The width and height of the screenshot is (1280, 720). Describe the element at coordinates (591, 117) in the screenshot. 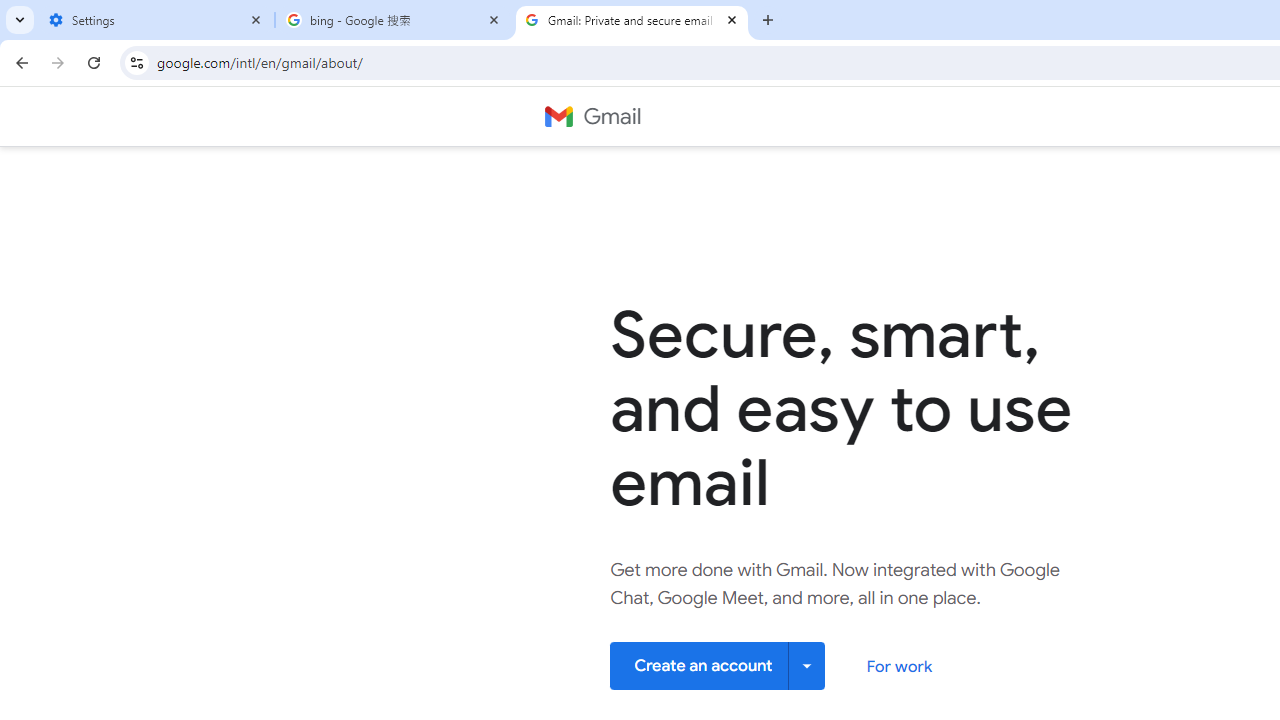

I see `'Gmail'` at that location.